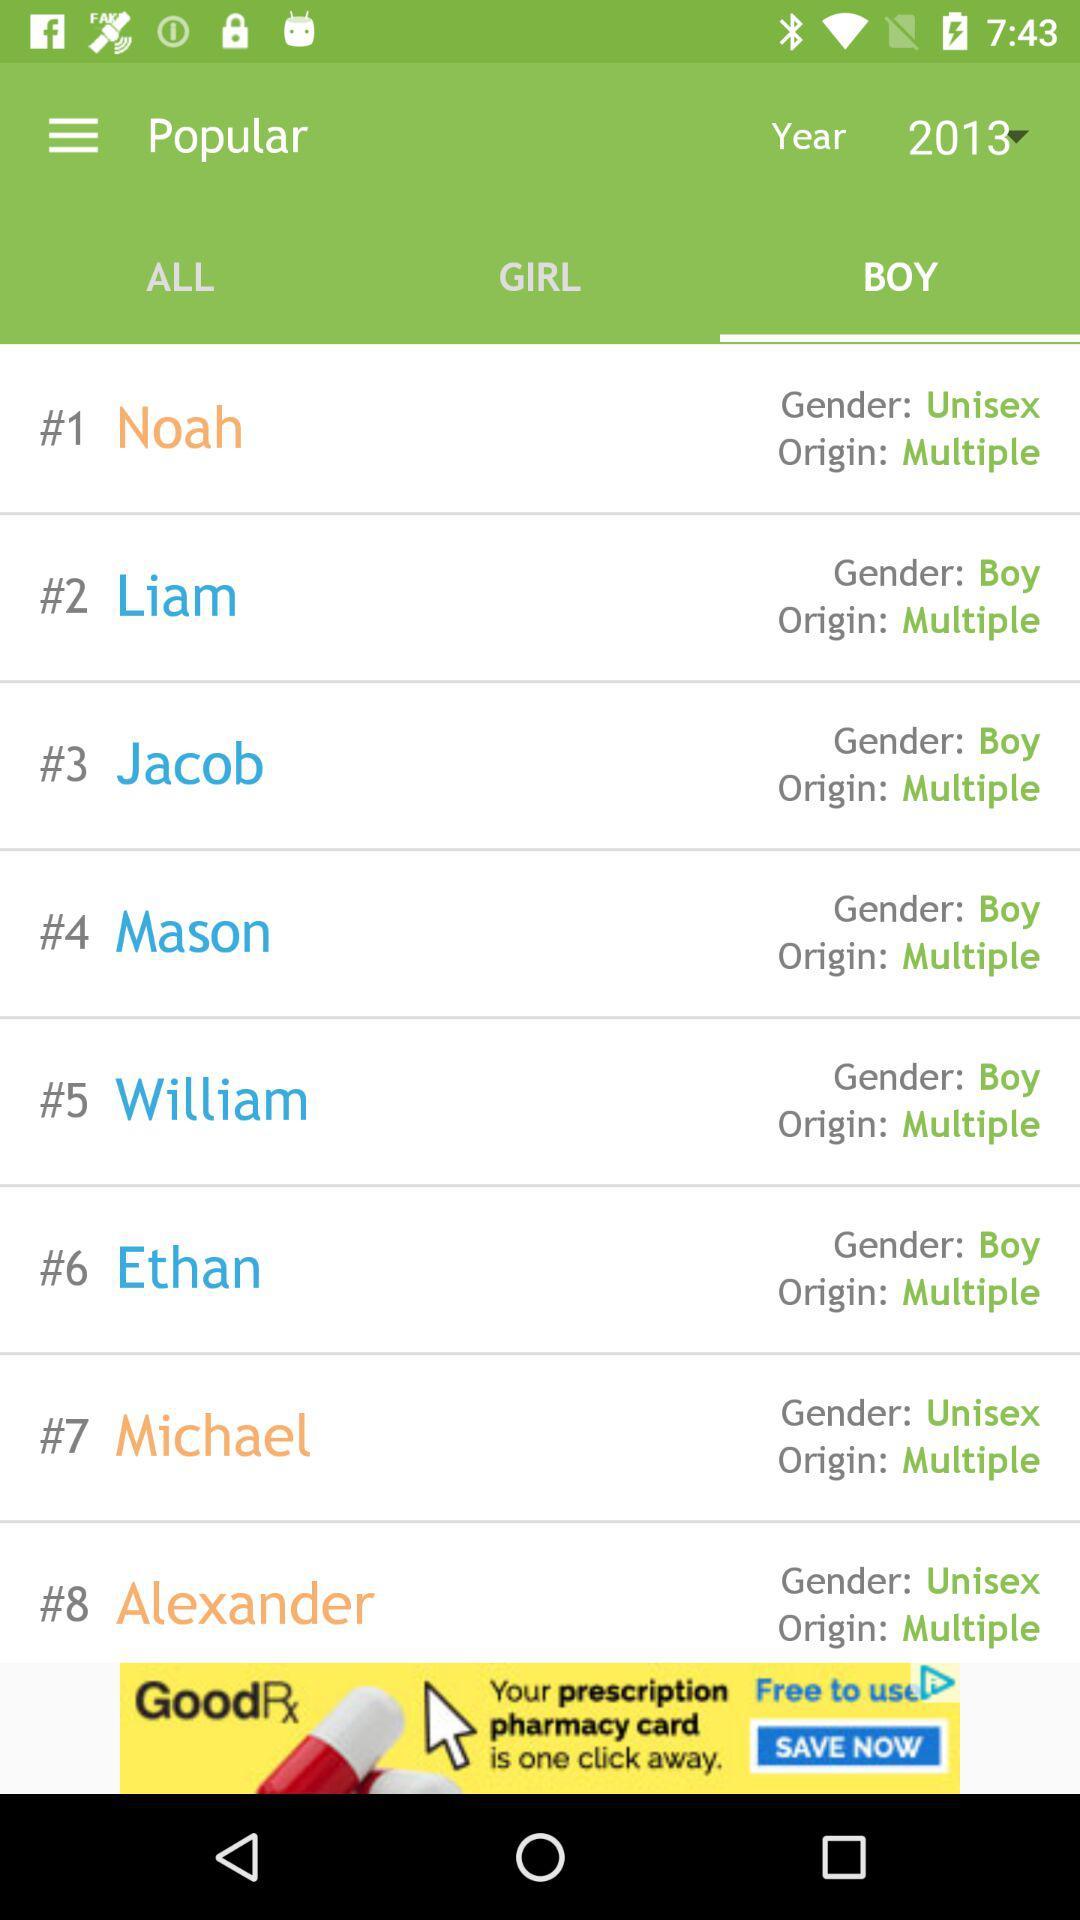  I want to click on click advertisement, so click(540, 1727).